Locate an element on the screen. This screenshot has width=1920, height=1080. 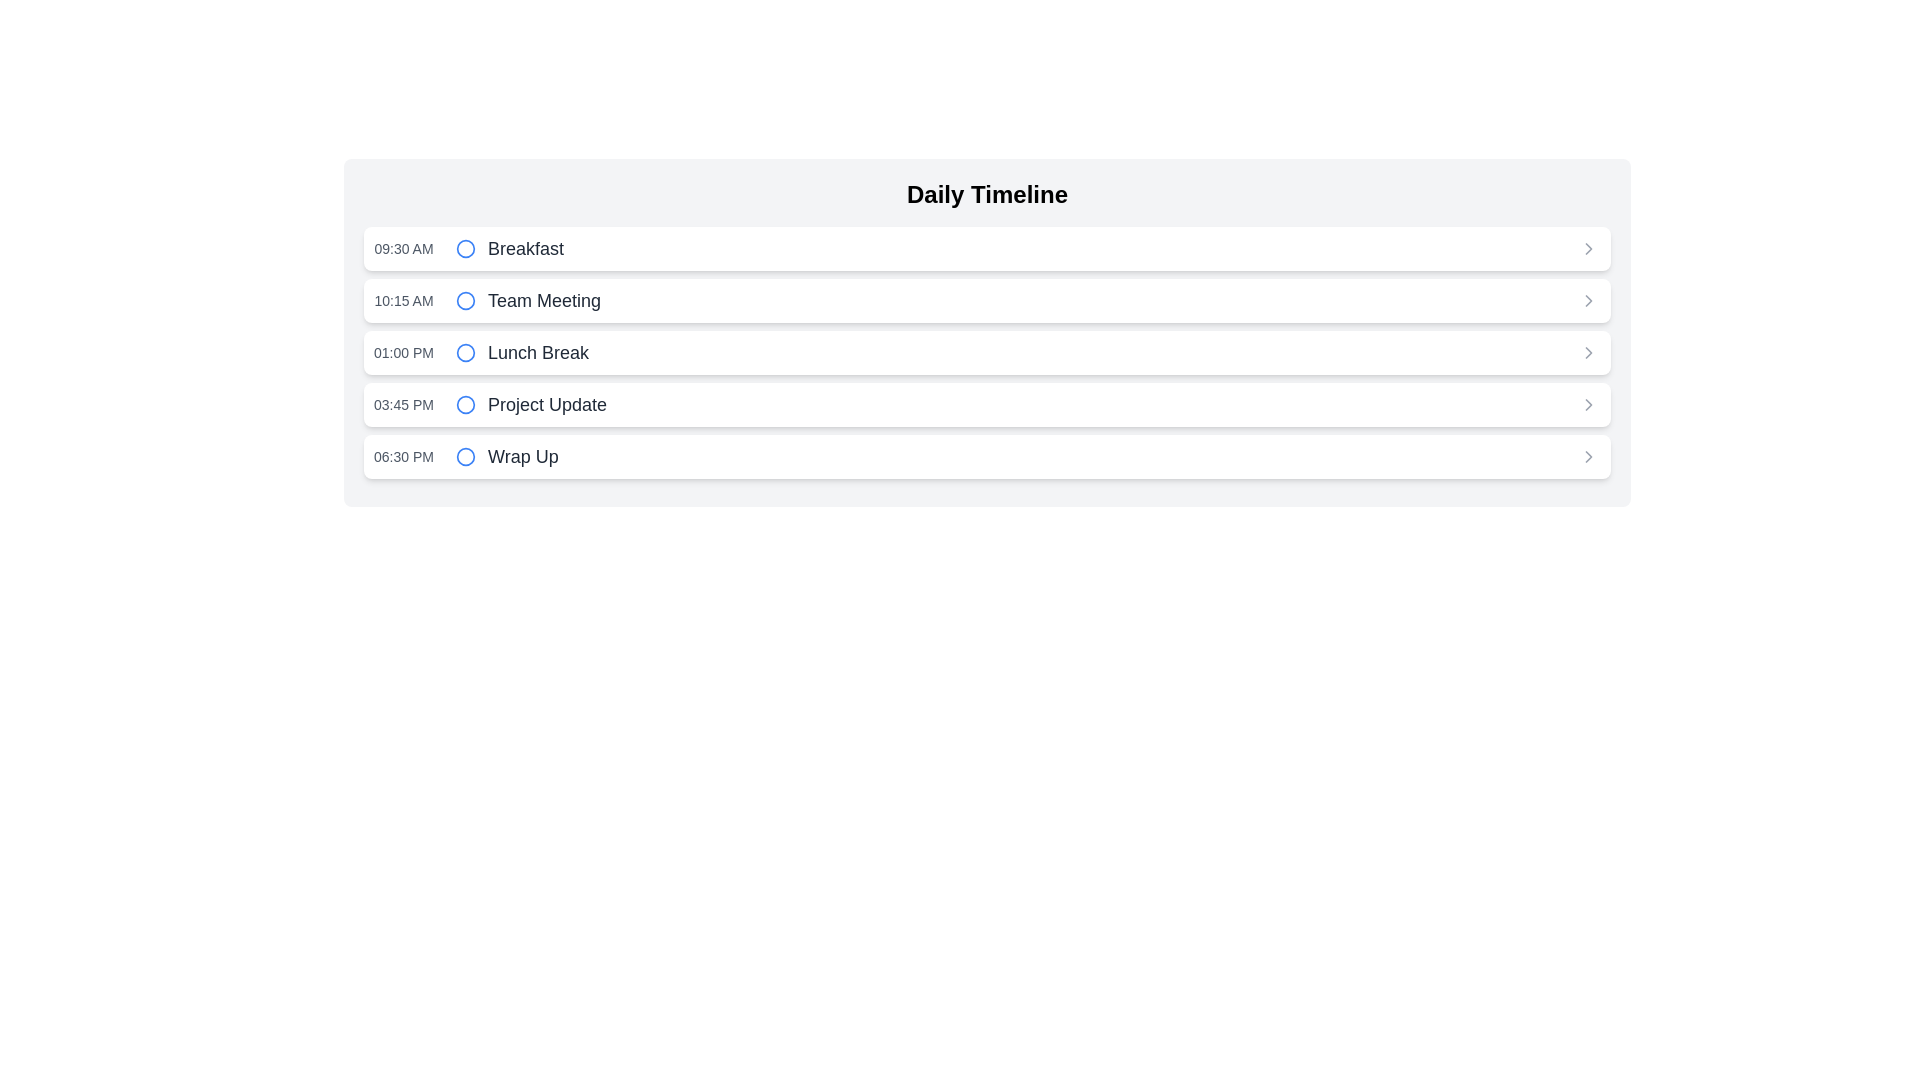
the right-facing chevron icon located to the far-right side of the '03:45 PM Project Update' row is located at coordinates (1587, 405).